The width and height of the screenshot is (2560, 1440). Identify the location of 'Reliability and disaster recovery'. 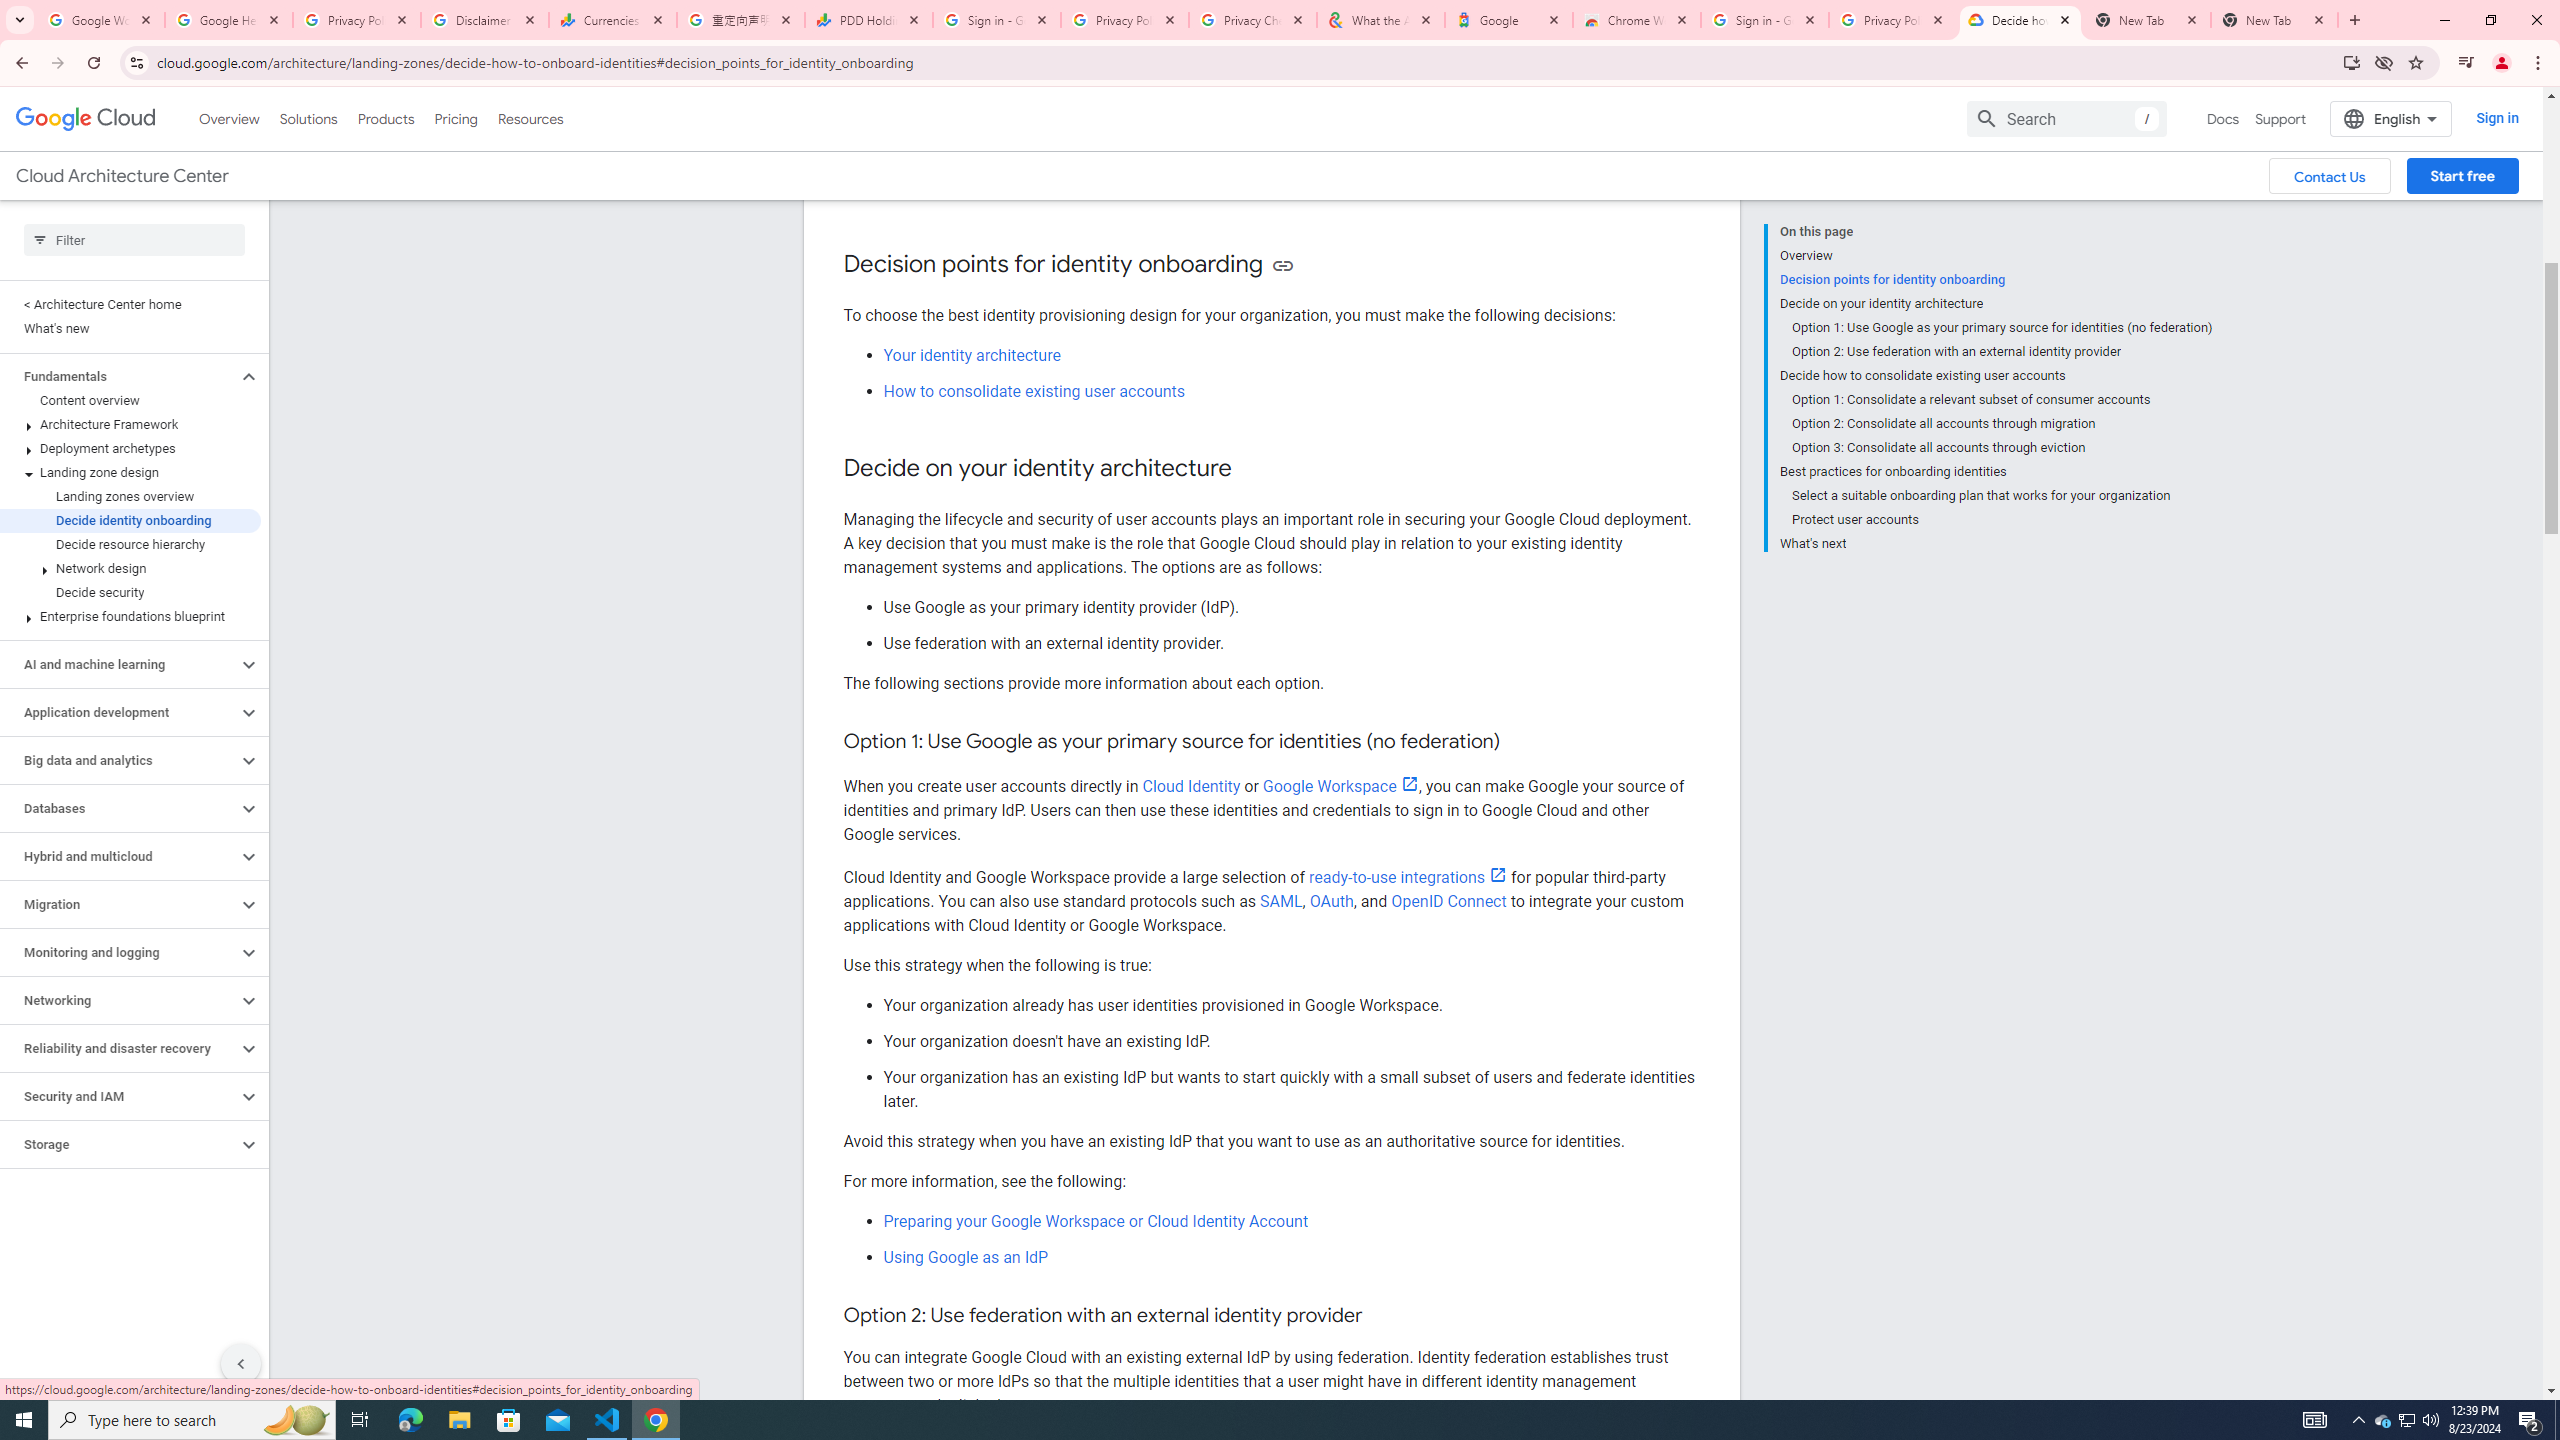
(118, 1049).